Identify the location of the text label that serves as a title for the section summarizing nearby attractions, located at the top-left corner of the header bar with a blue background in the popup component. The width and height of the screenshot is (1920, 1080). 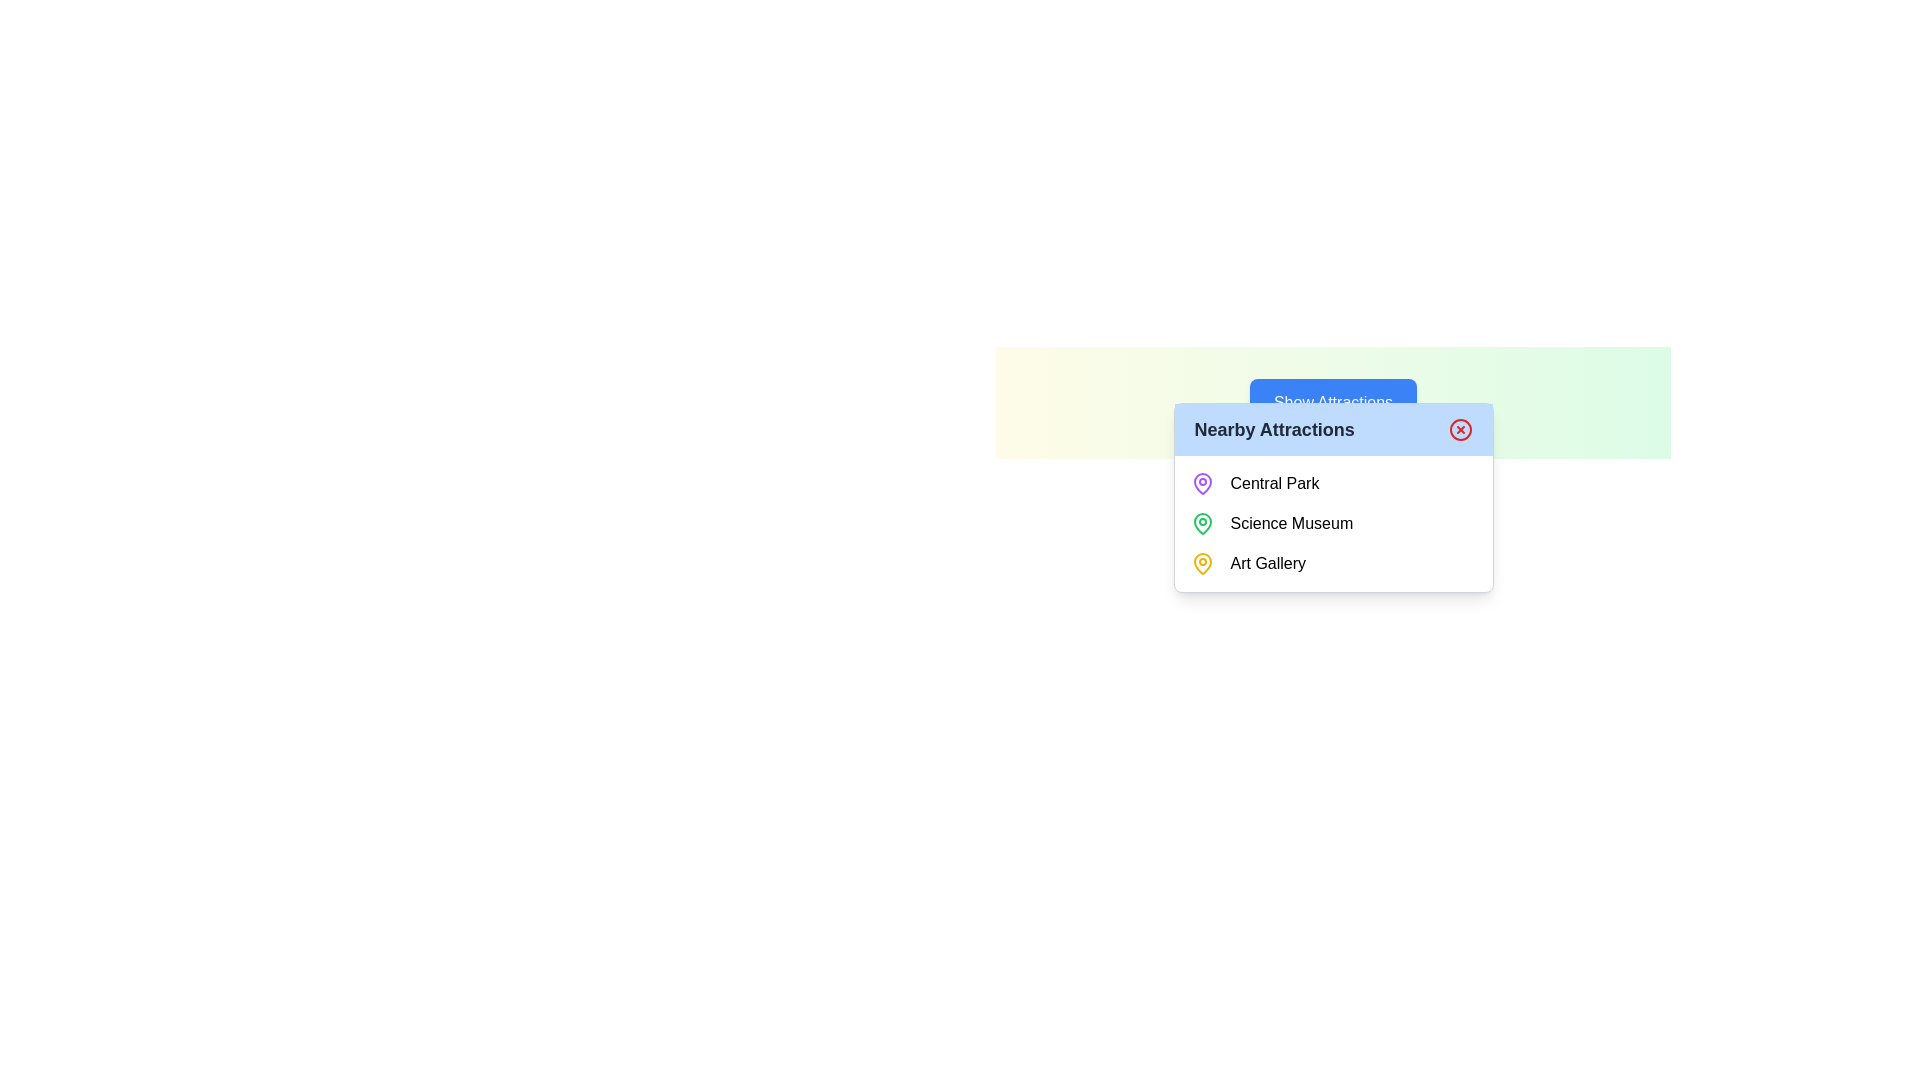
(1273, 428).